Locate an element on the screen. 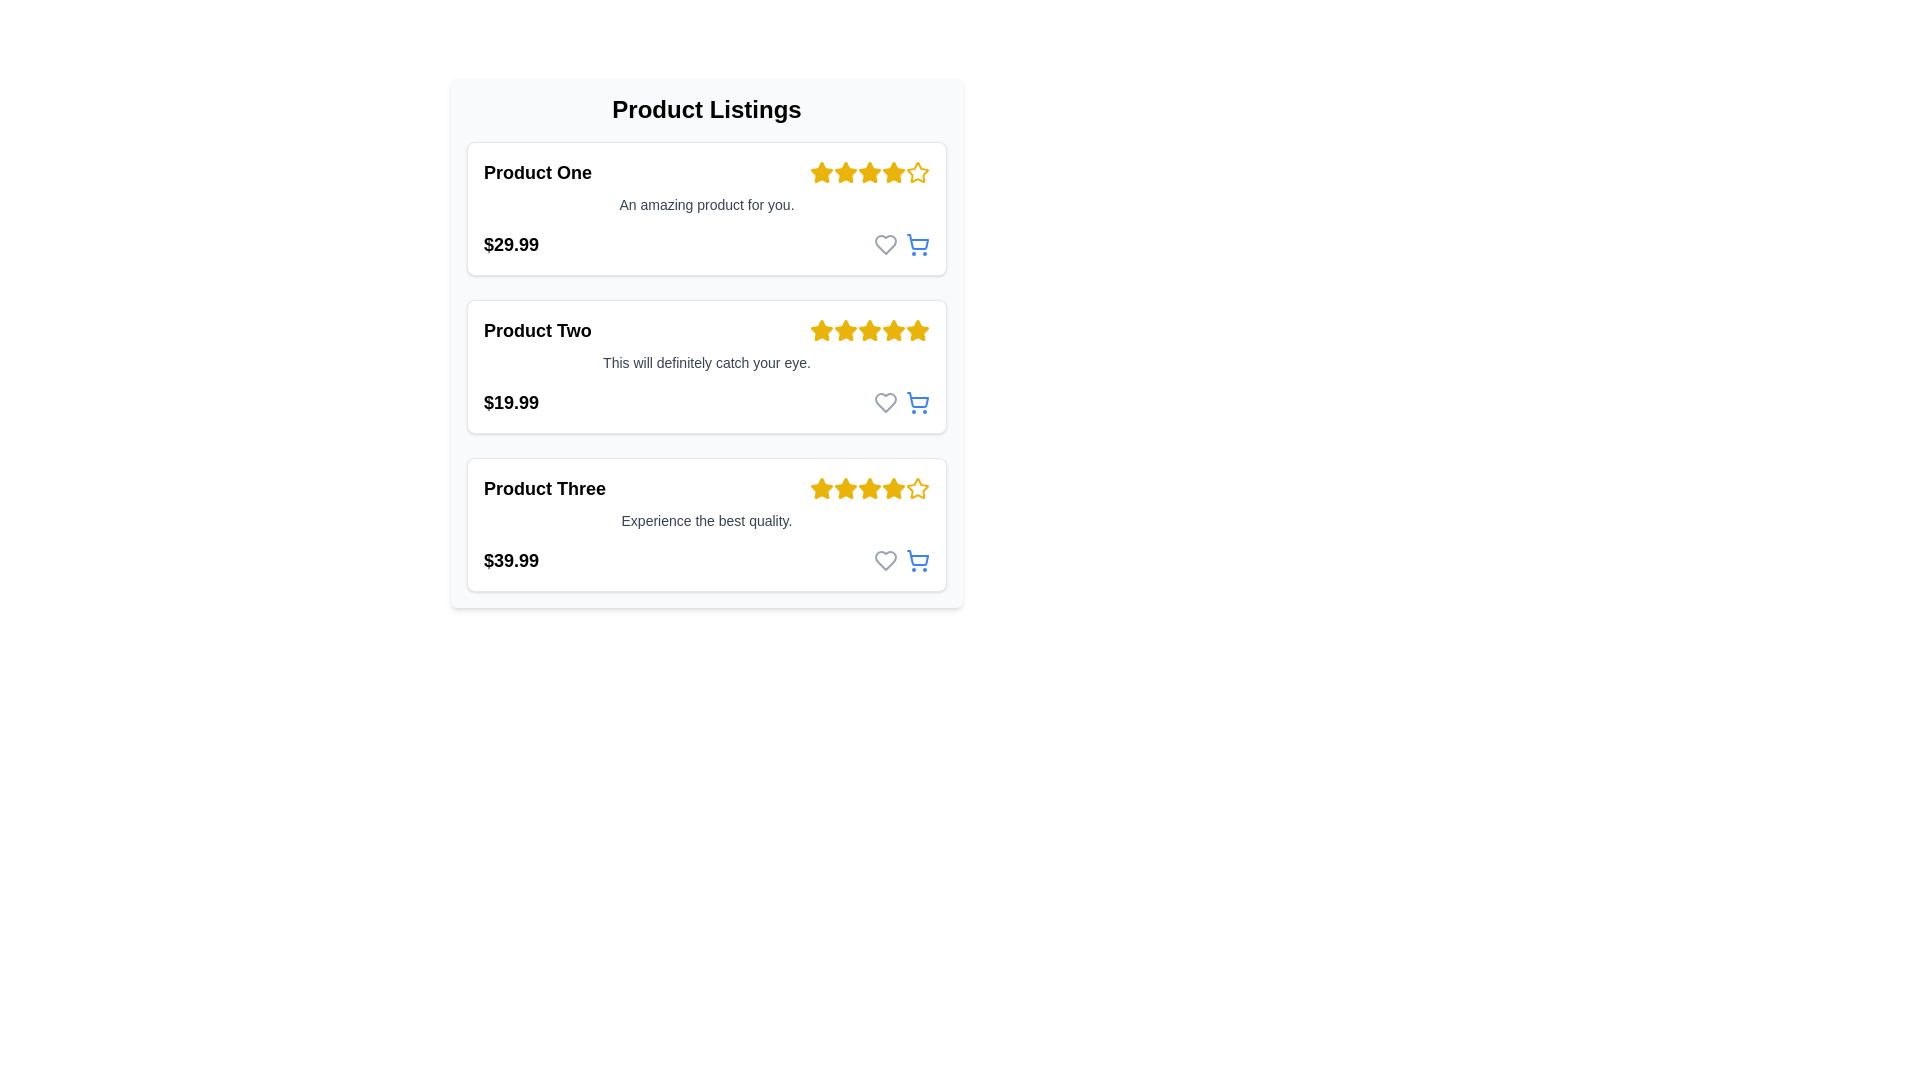 The width and height of the screenshot is (1920, 1080). the fifth star icon in the rating section of the 'Product Two' listing to rate it is located at coordinates (892, 330).